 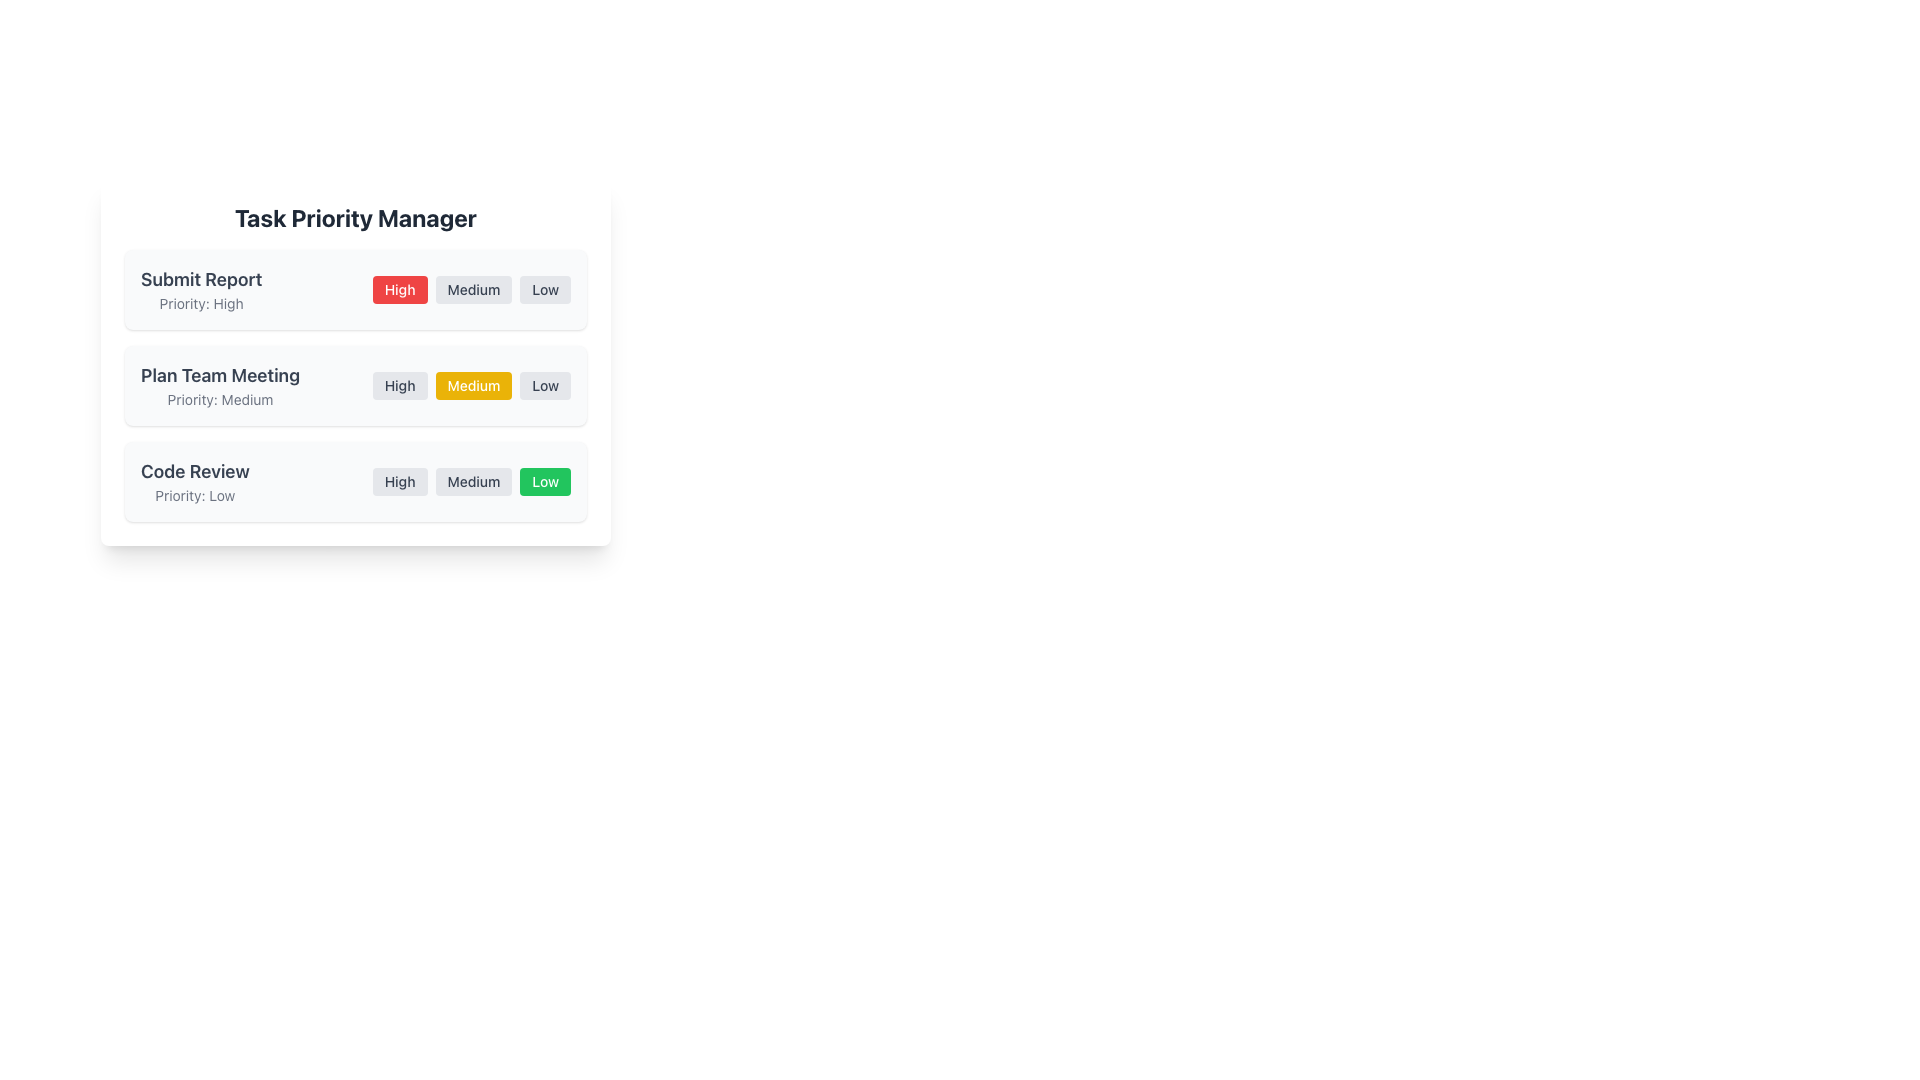 What do you see at coordinates (473, 385) in the screenshot?
I see `the 'Medium Priority' button in the 'Plan Team Meeting' section of the 'Task Priority Manager' interface` at bounding box center [473, 385].